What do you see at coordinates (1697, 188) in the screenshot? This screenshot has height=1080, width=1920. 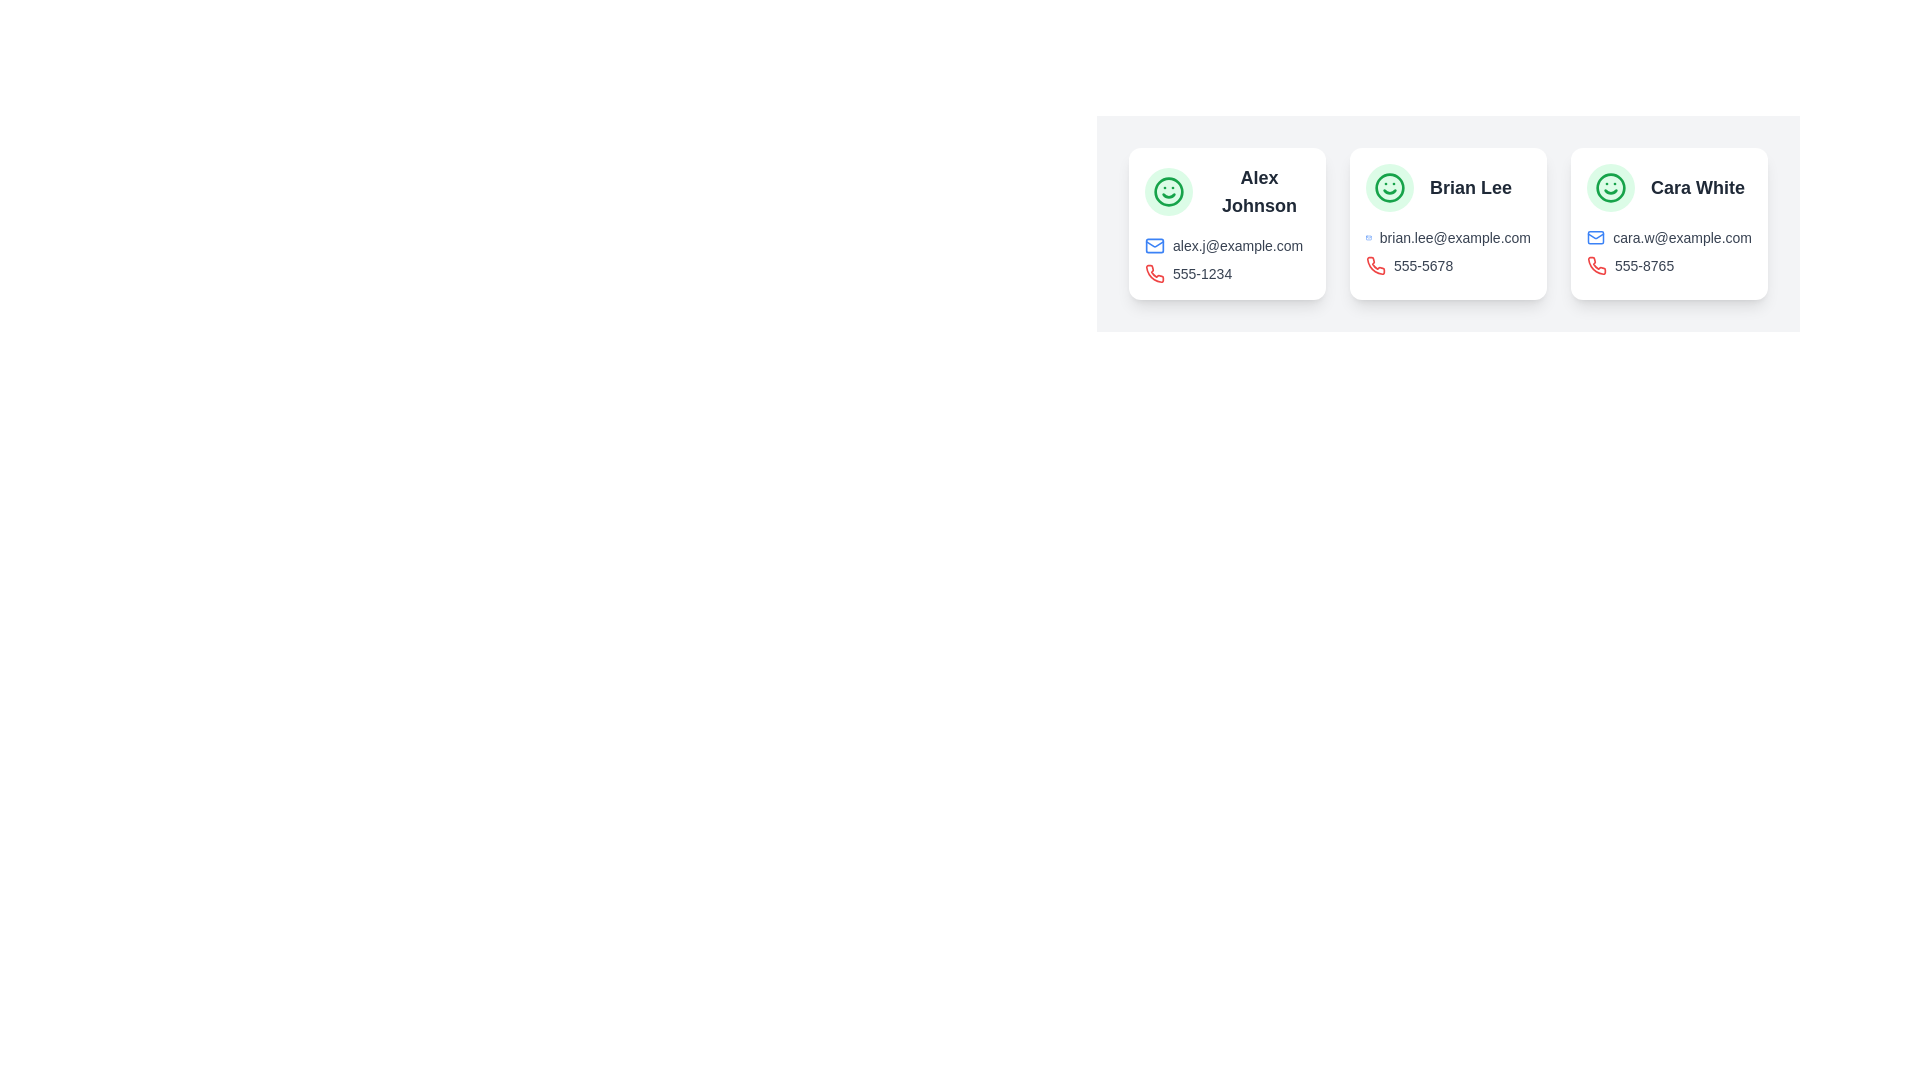 I see `the user's name label at the top-right corner of the contact card` at bounding box center [1697, 188].